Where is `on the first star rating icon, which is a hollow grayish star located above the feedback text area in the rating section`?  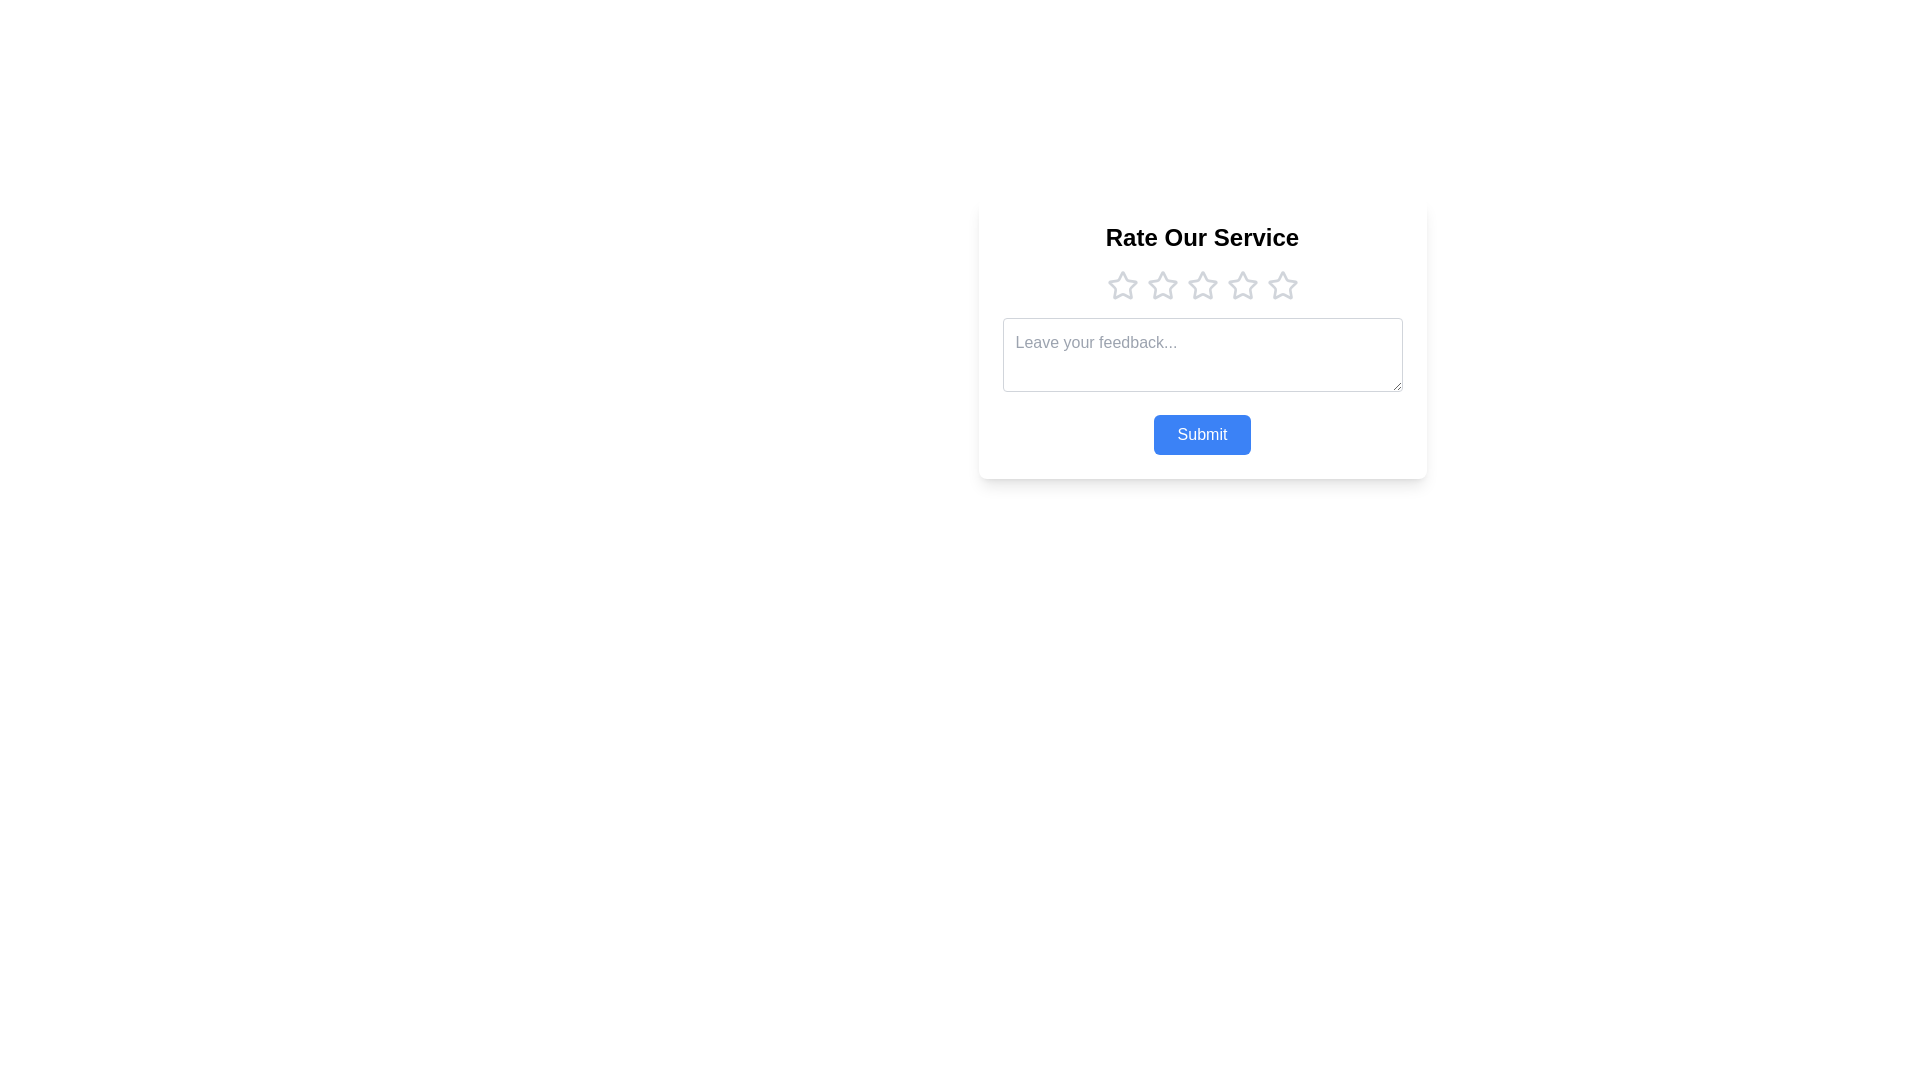
on the first star rating icon, which is a hollow grayish star located above the feedback text area in the rating section is located at coordinates (1122, 285).